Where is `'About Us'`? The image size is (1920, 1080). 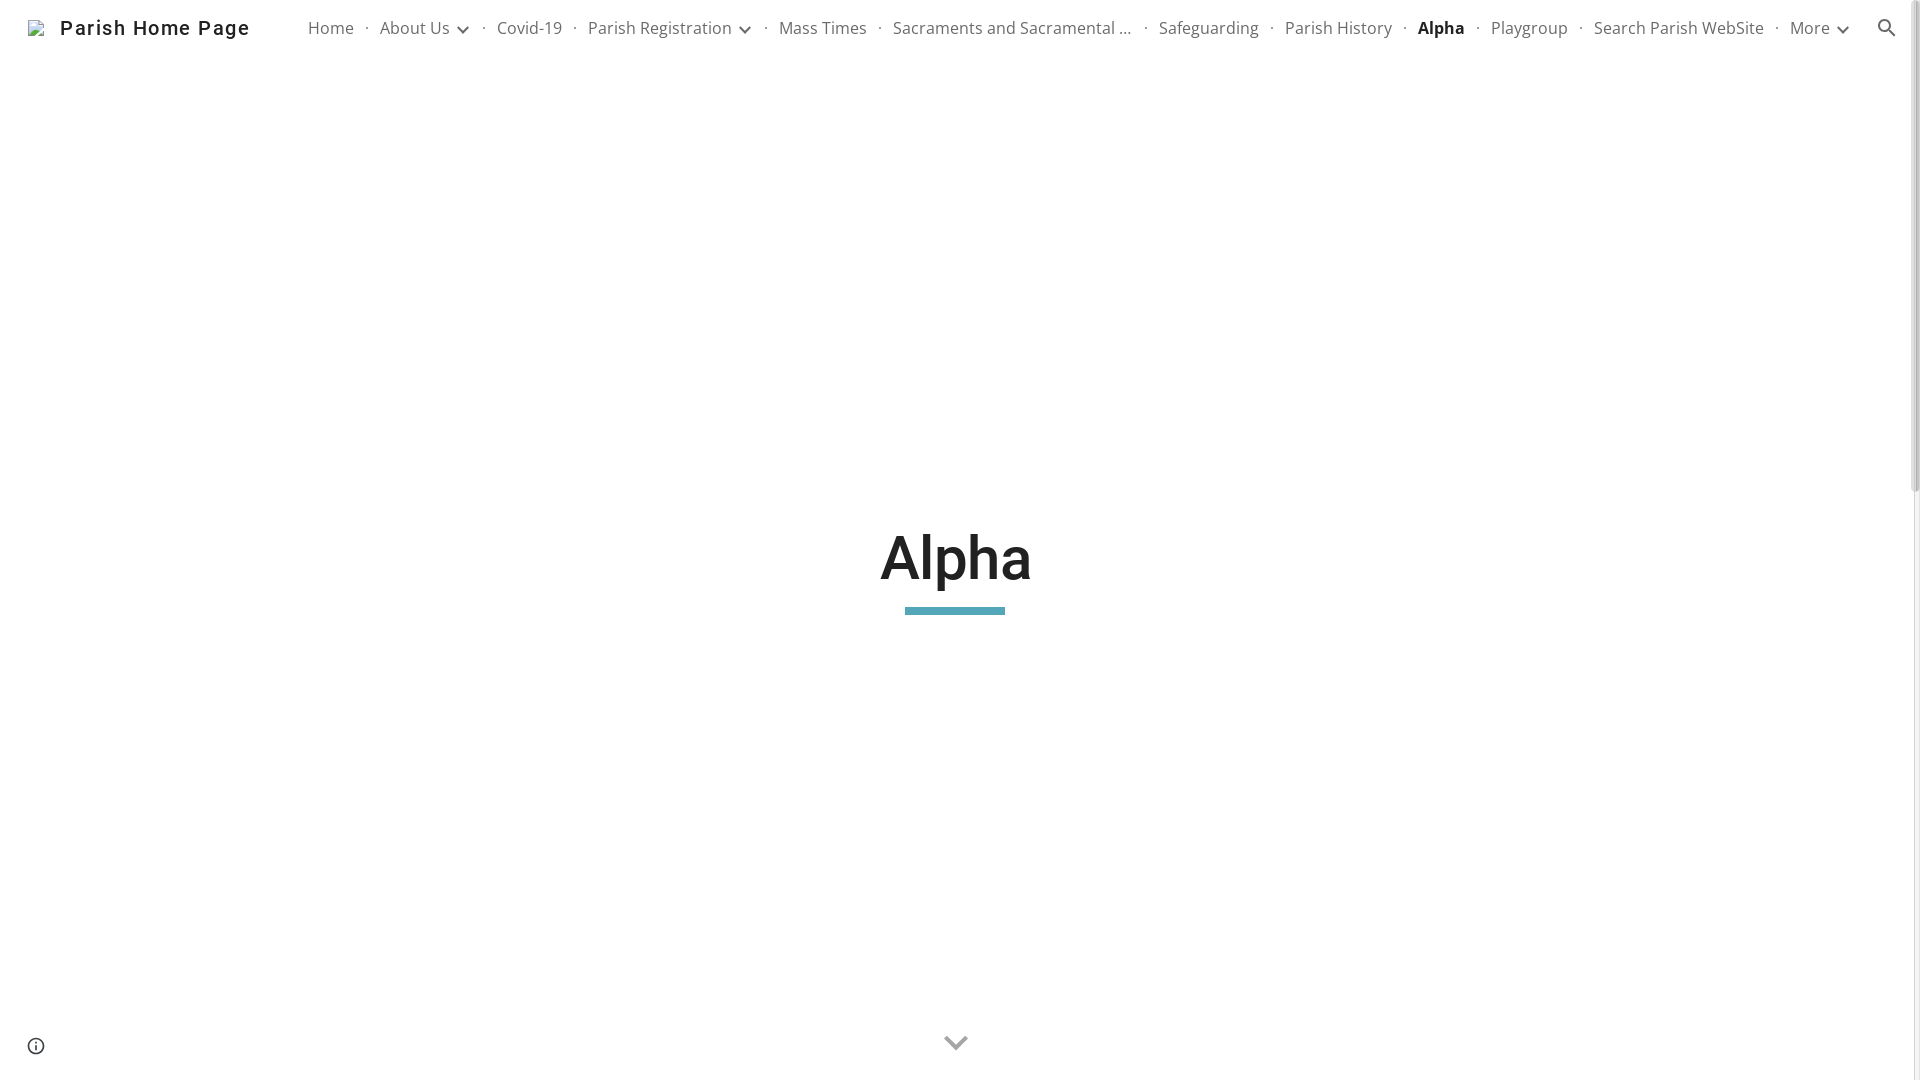 'About Us' is located at coordinates (413, 27).